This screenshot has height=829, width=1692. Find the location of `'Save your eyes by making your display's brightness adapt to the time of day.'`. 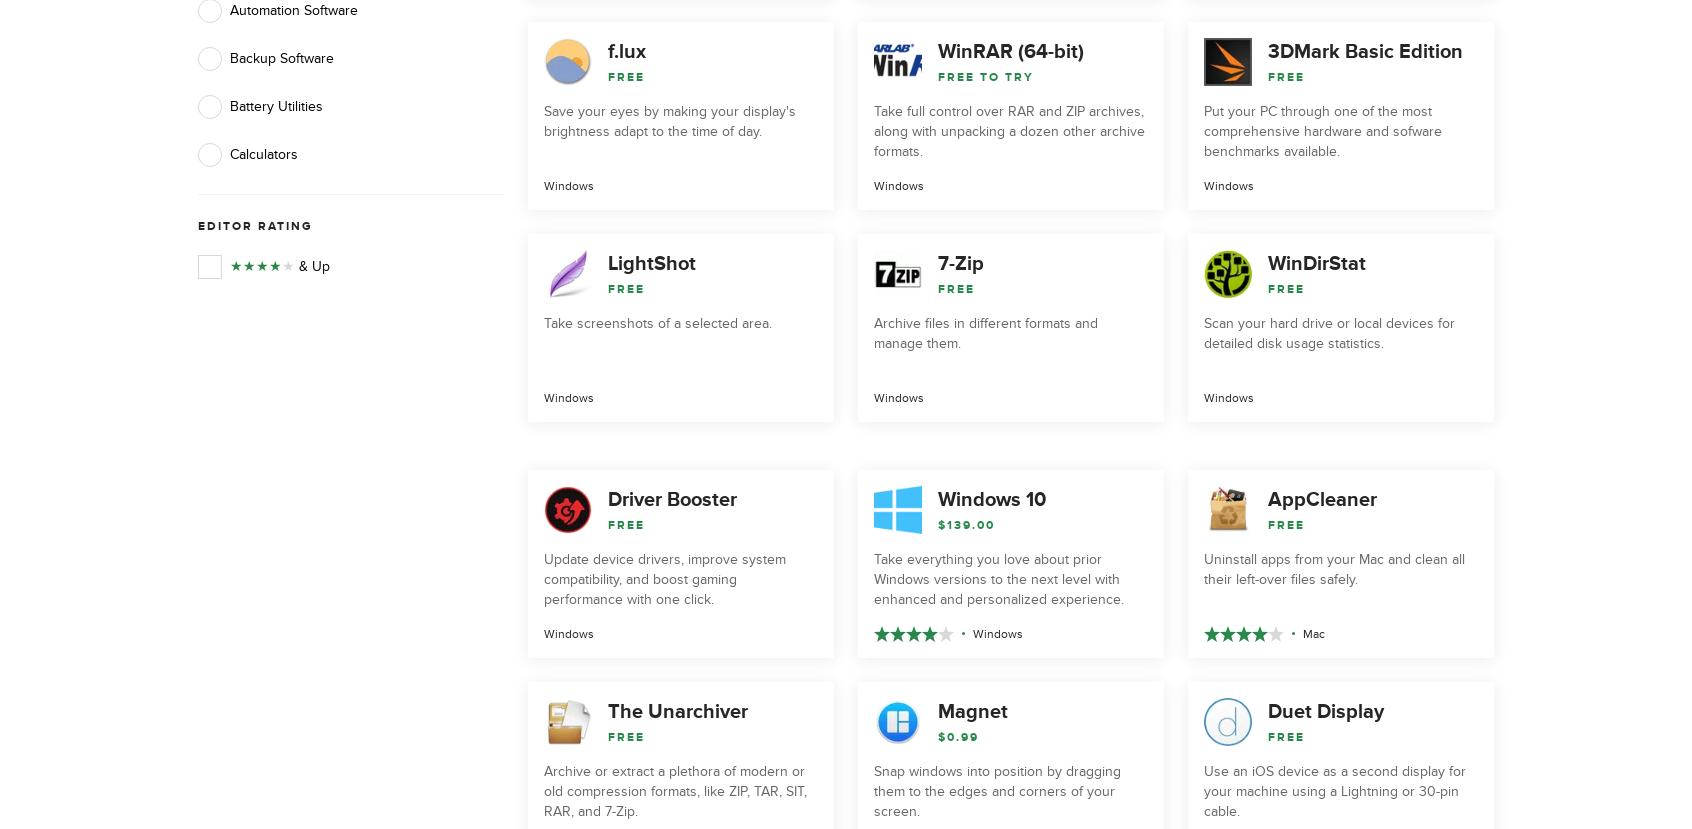

'Save your eyes by making your display's brightness adapt to the time of day.' is located at coordinates (543, 119).